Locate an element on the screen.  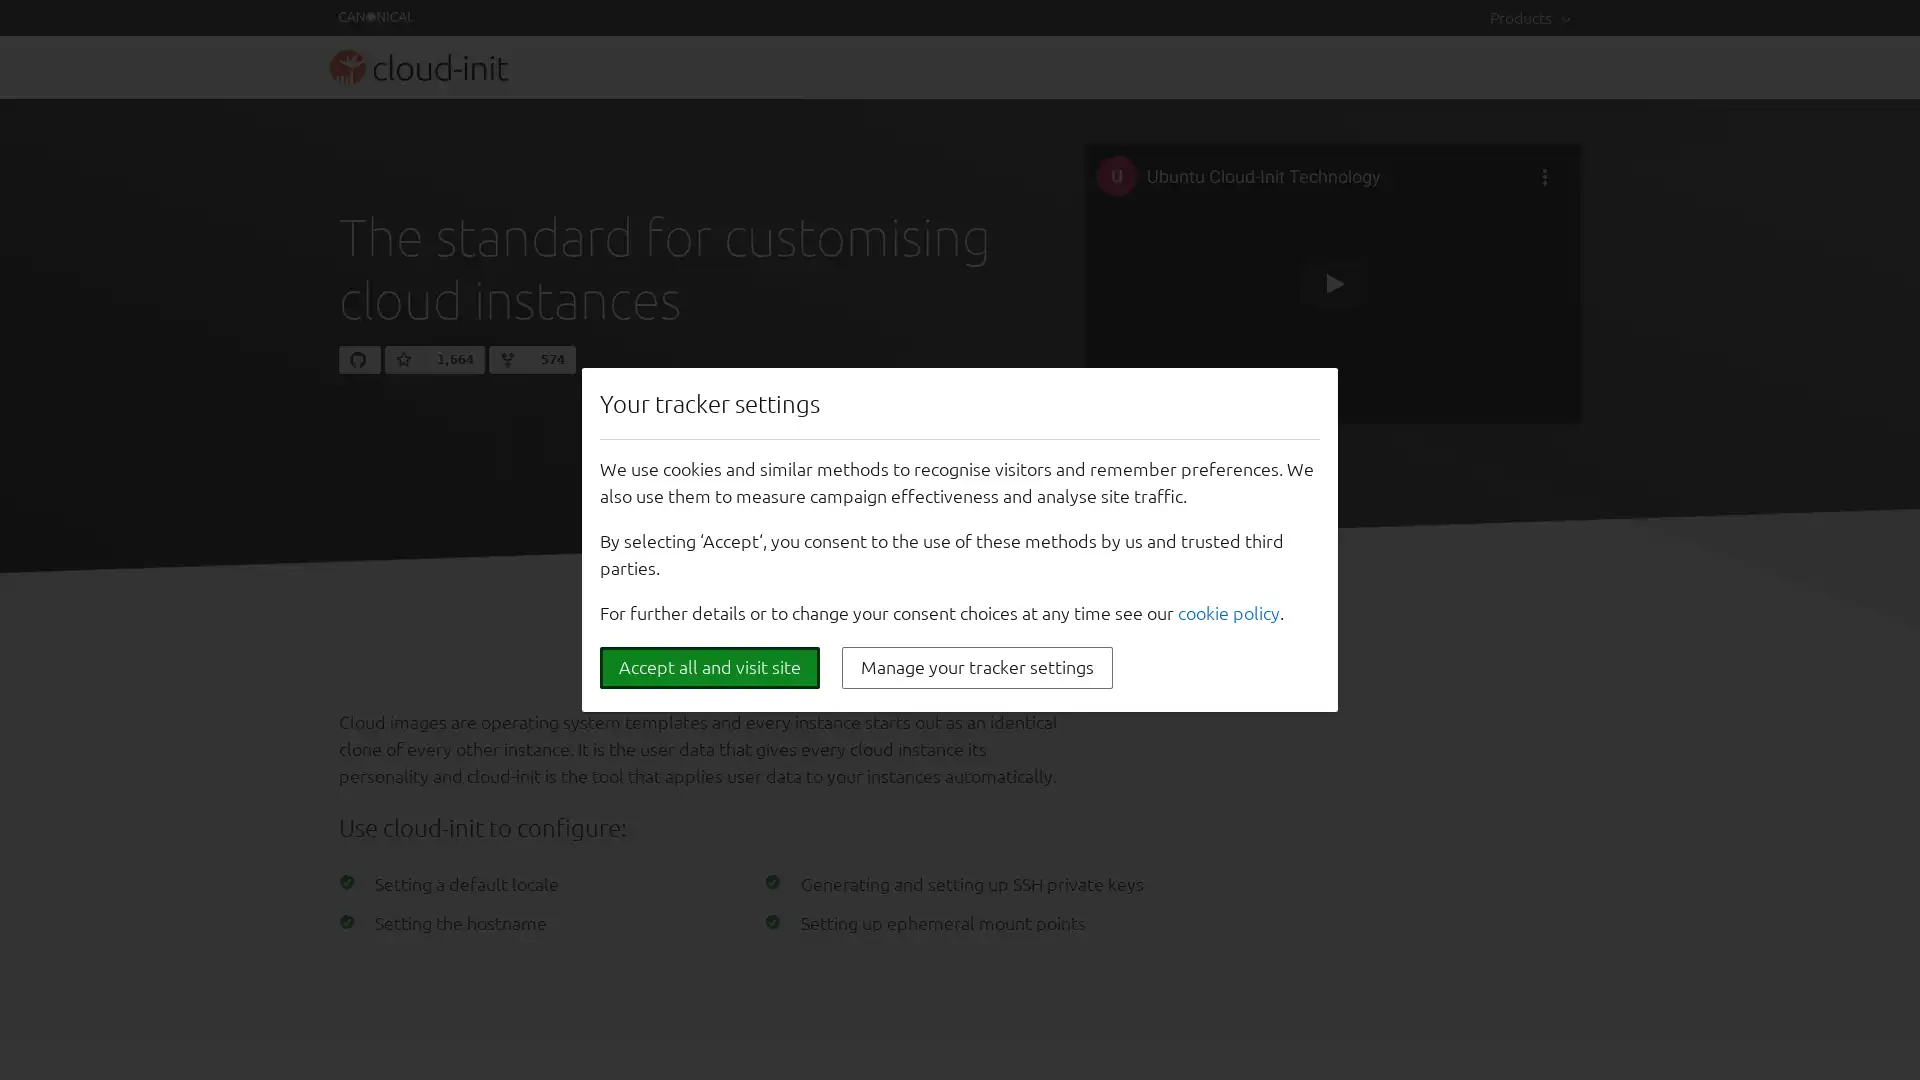
Manage your tracker settings is located at coordinates (977, 667).